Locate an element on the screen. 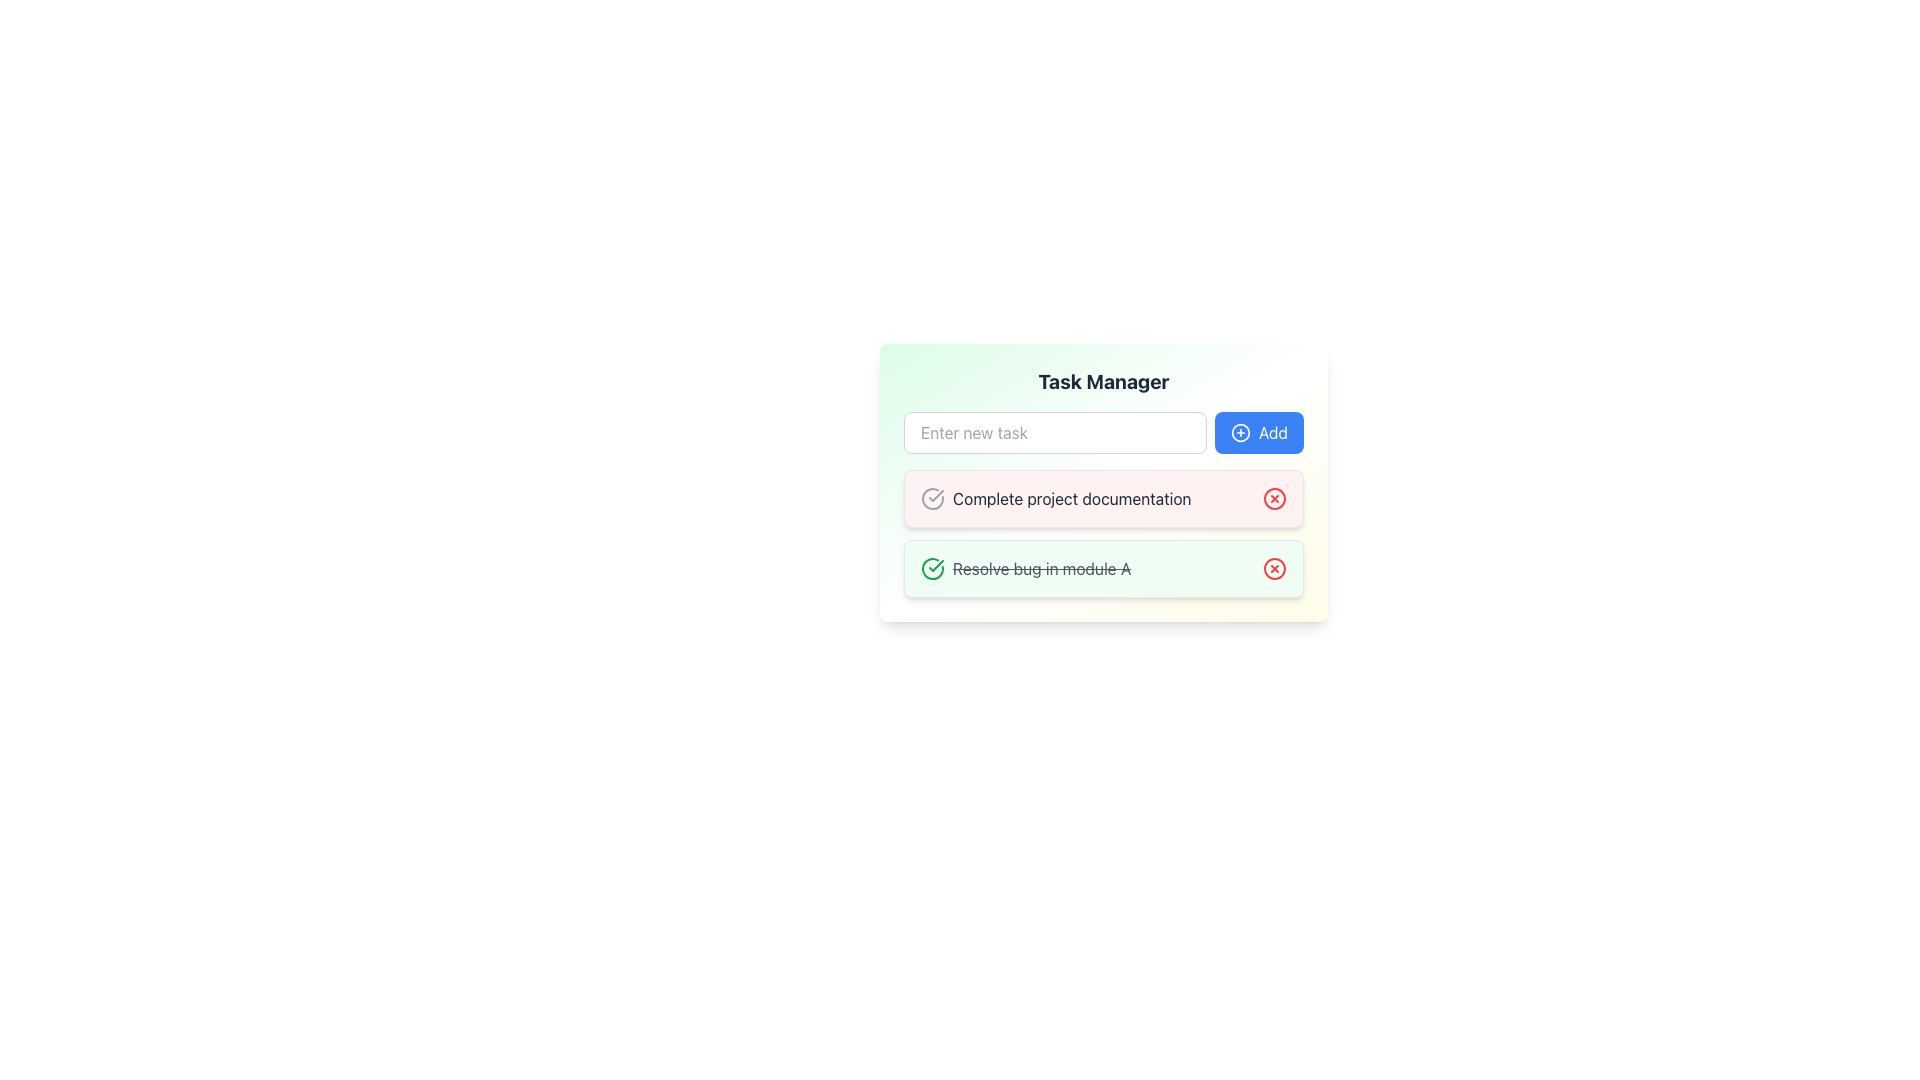  the completed task text element which has a strikethrough and is located in the completed task section, positioned to the right of the green checkmark icon is located at coordinates (1041, 569).